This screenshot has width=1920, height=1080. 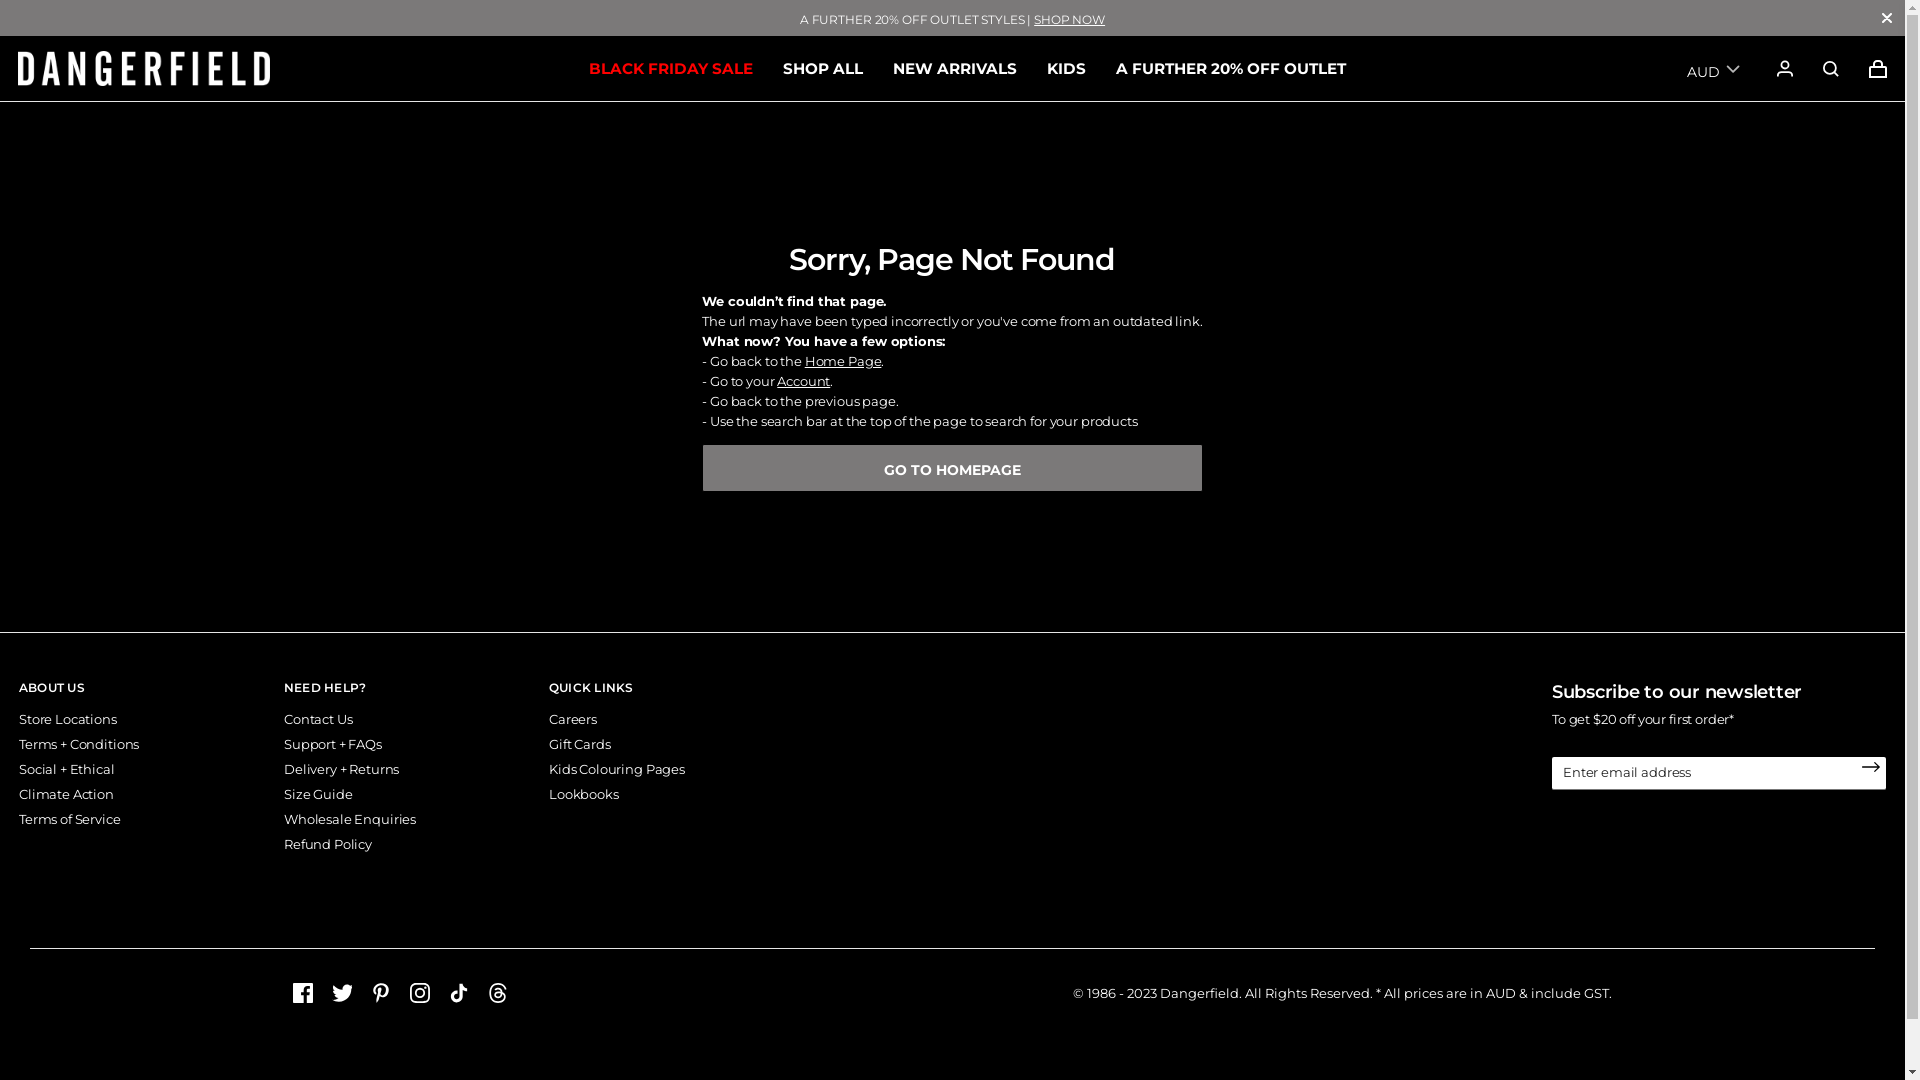 What do you see at coordinates (332, 744) in the screenshot?
I see `'Support + FAQs'` at bounding box center [332, 744].